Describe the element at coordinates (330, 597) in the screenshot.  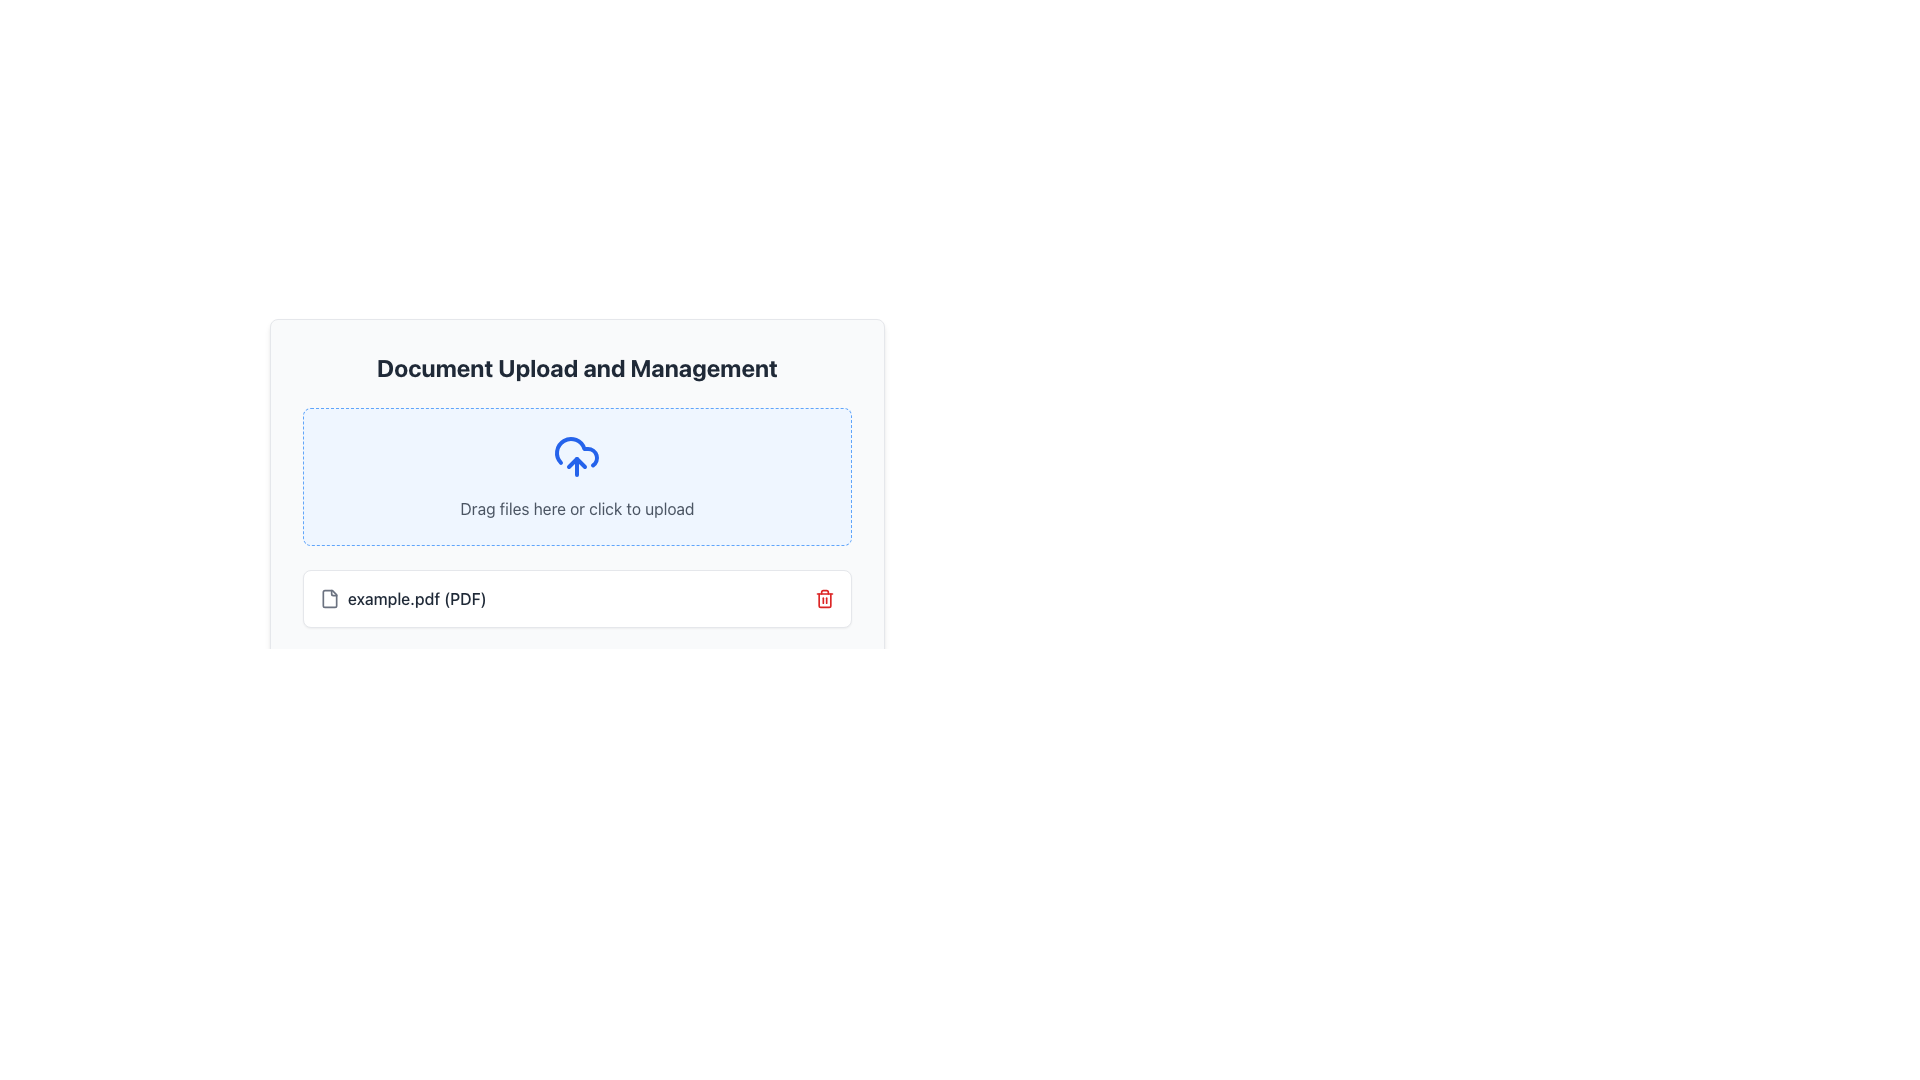
I see `the gray document file icon located to the immediate left of the label 'example.pdf (PDF)' in the list of uploaded files` at that location.